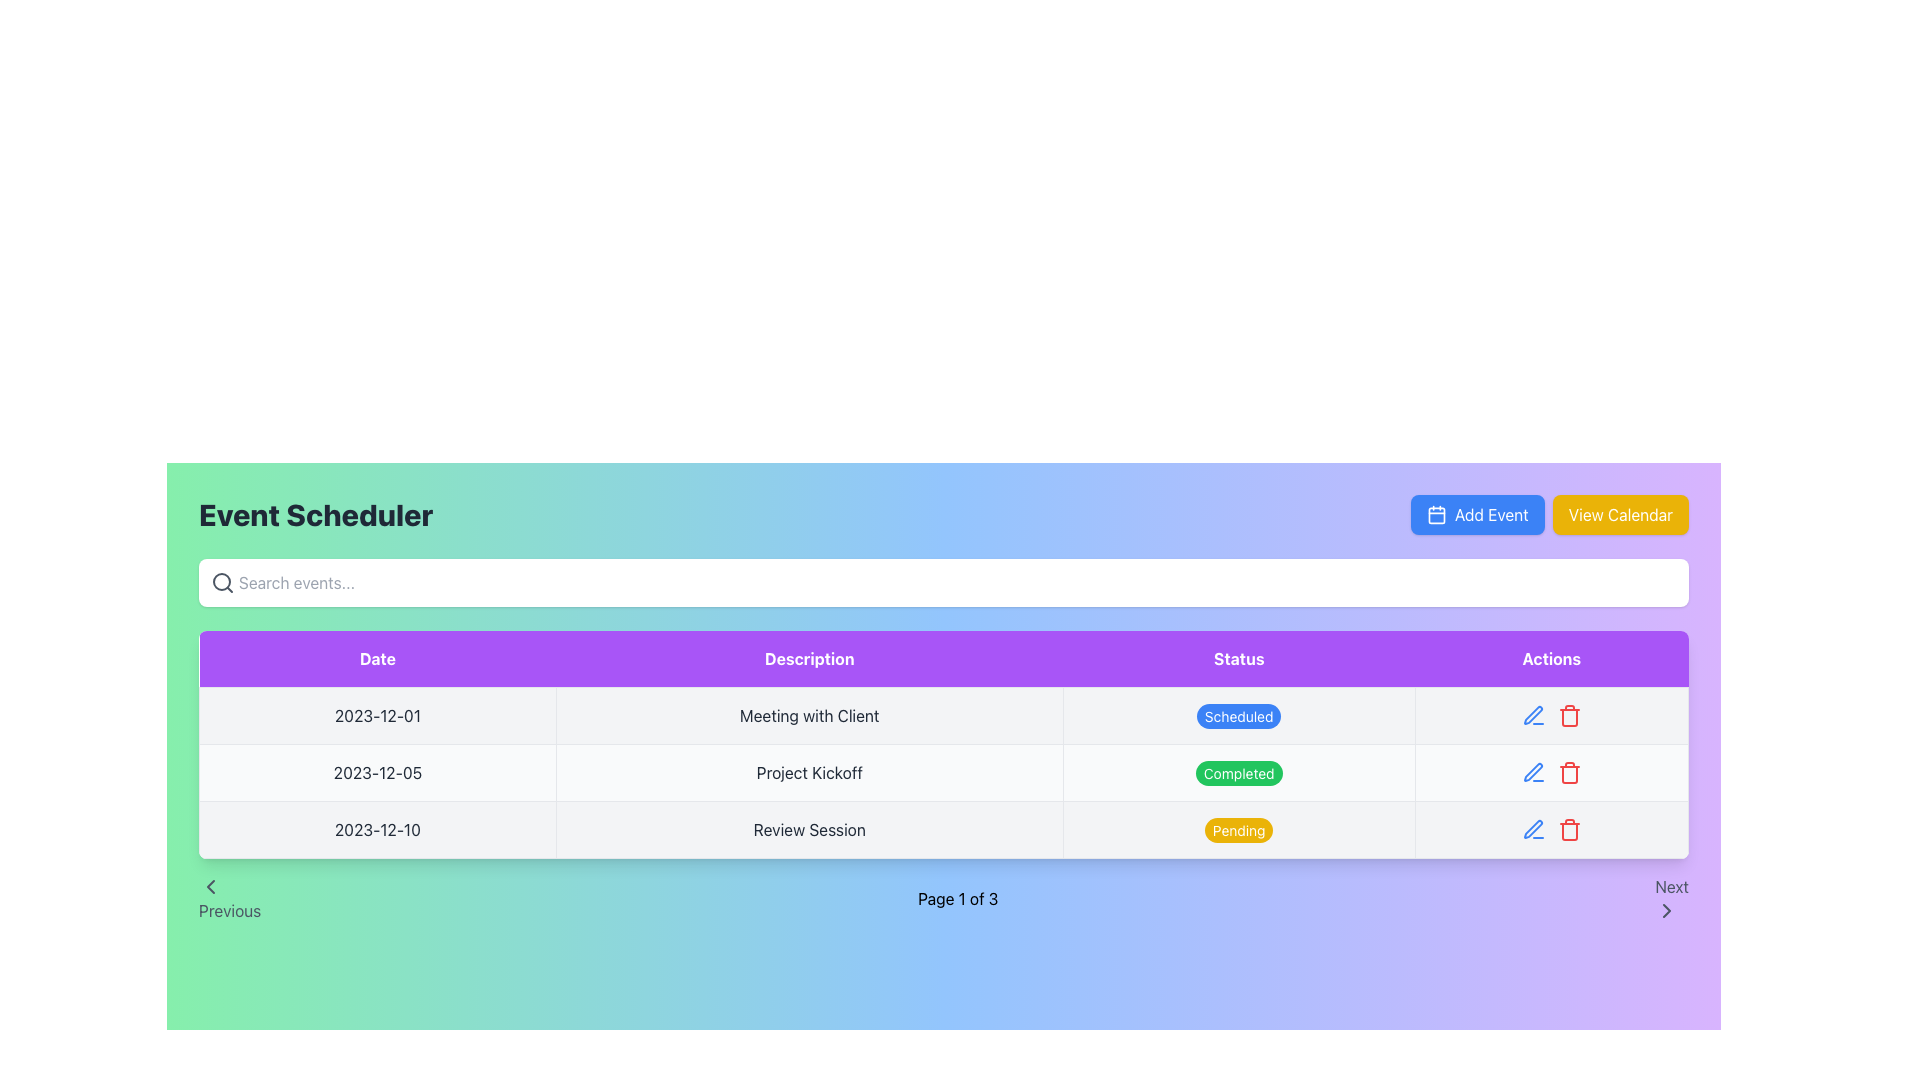  Describe the element at coordinates (1549, 514) in the screenshot. I see `the 'View Calendar' button located in the Button Group under the 'Event Scheduler' header at the top right of the interface` at that location.